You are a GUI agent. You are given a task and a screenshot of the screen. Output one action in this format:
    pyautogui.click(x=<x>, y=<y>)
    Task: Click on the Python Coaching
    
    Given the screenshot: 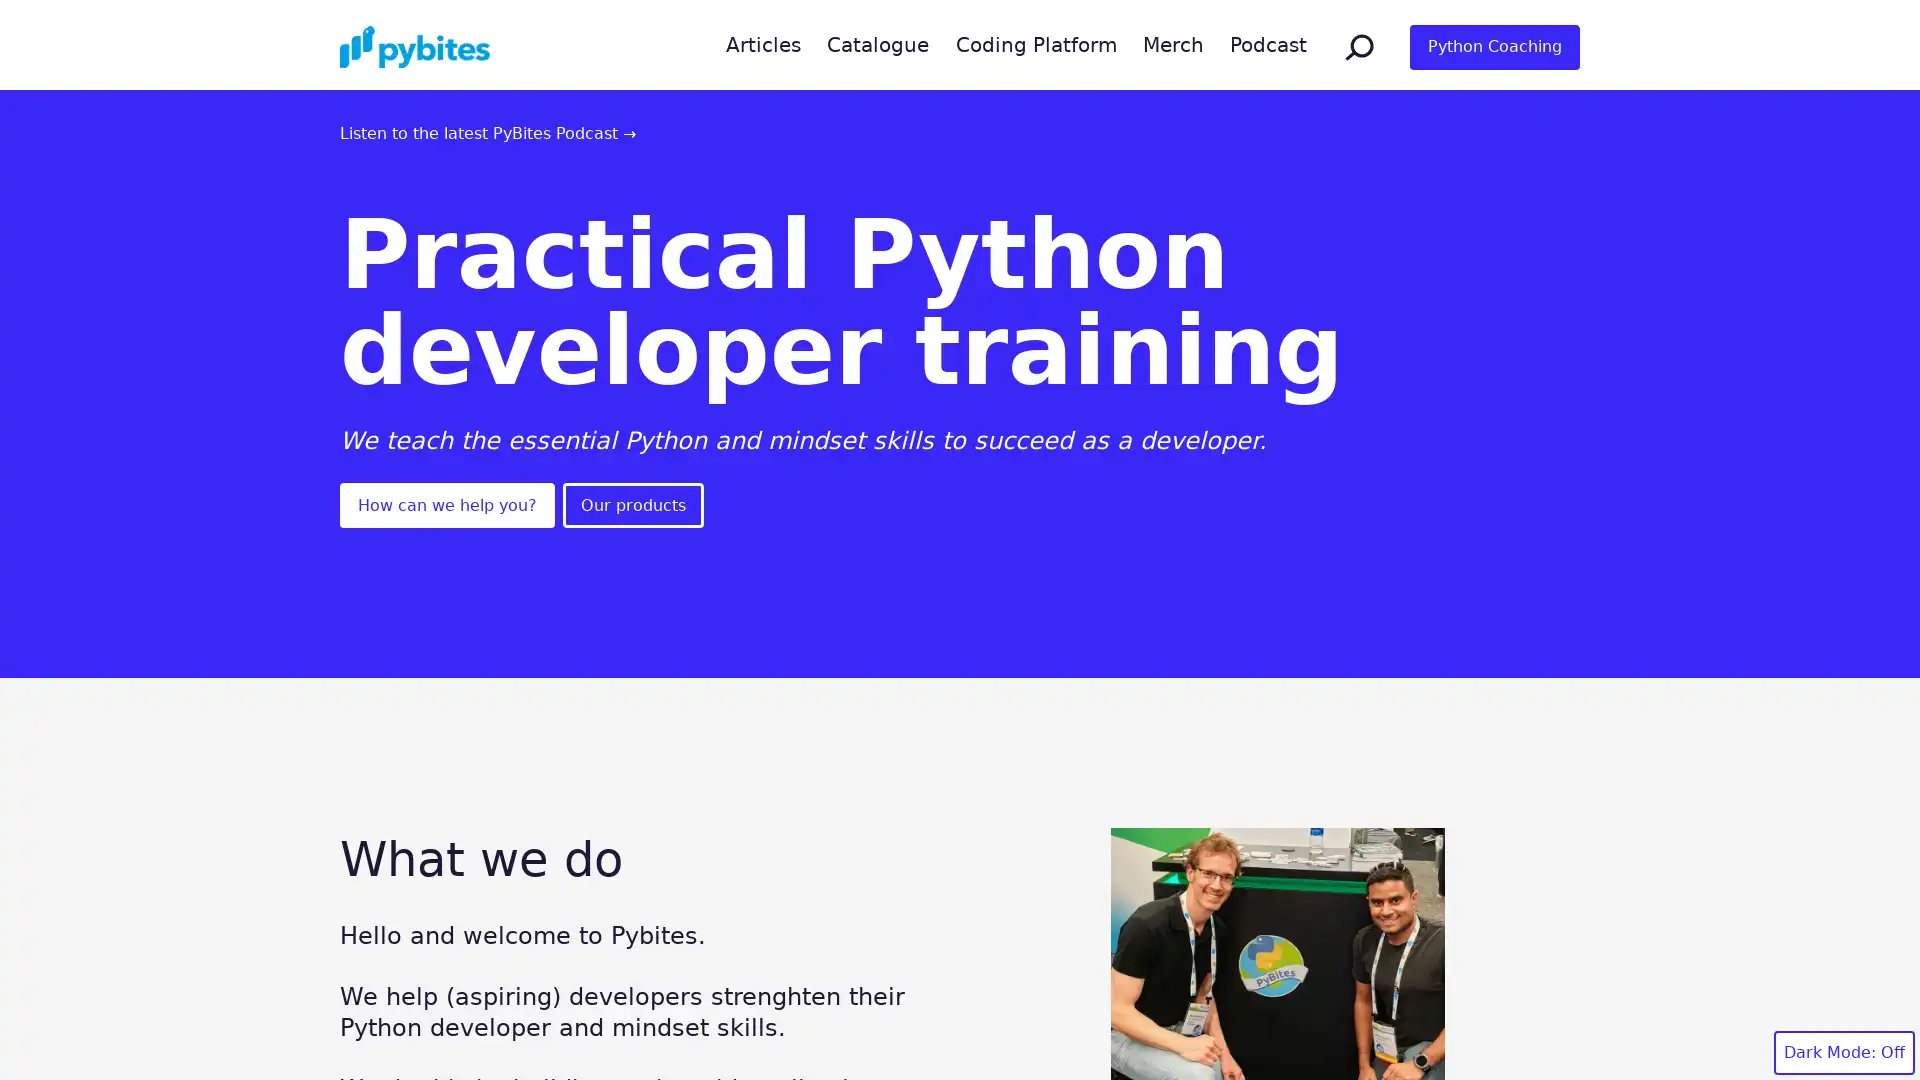 What is the action you would take?
    pyautogui.click(x=1494, y=45)
    